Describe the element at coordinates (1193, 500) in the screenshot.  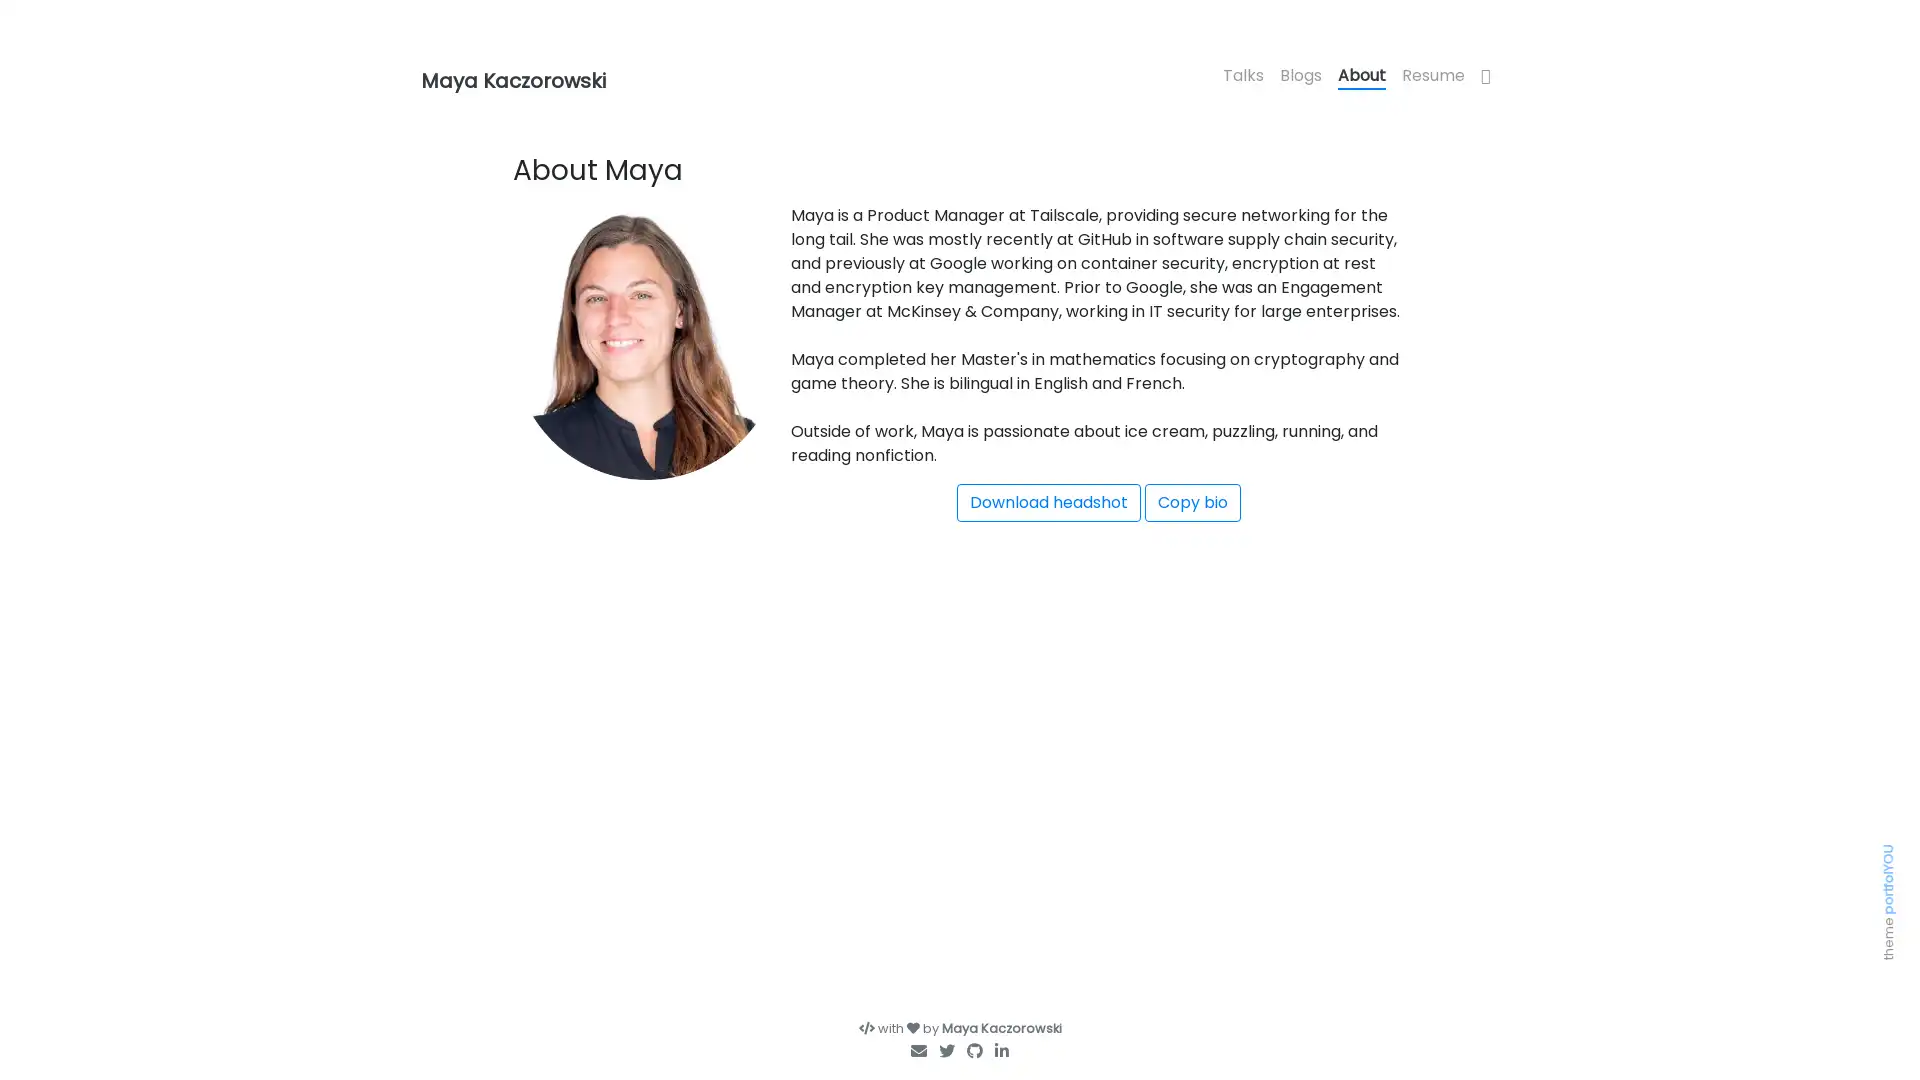
I see `Copy bio` at that location.